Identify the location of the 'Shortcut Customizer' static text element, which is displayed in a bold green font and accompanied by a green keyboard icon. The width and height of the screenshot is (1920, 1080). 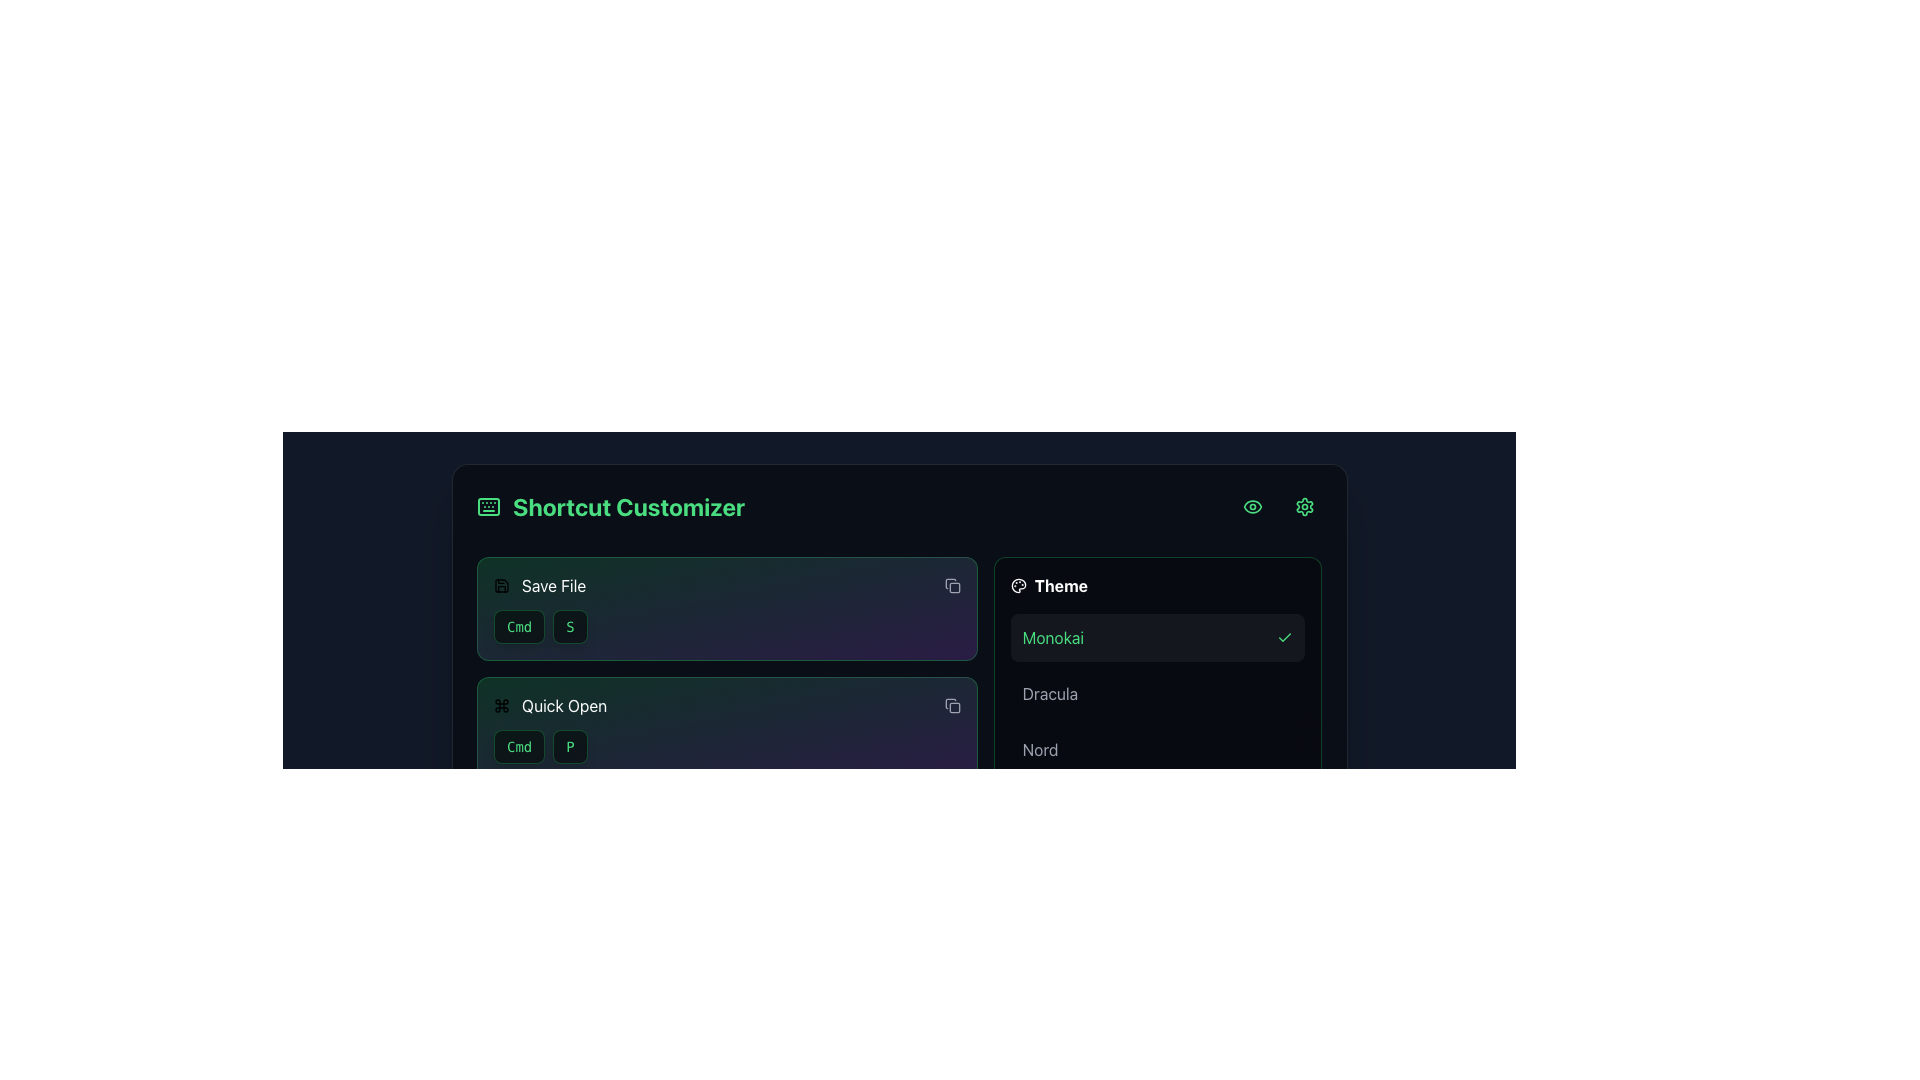
(609, 505).